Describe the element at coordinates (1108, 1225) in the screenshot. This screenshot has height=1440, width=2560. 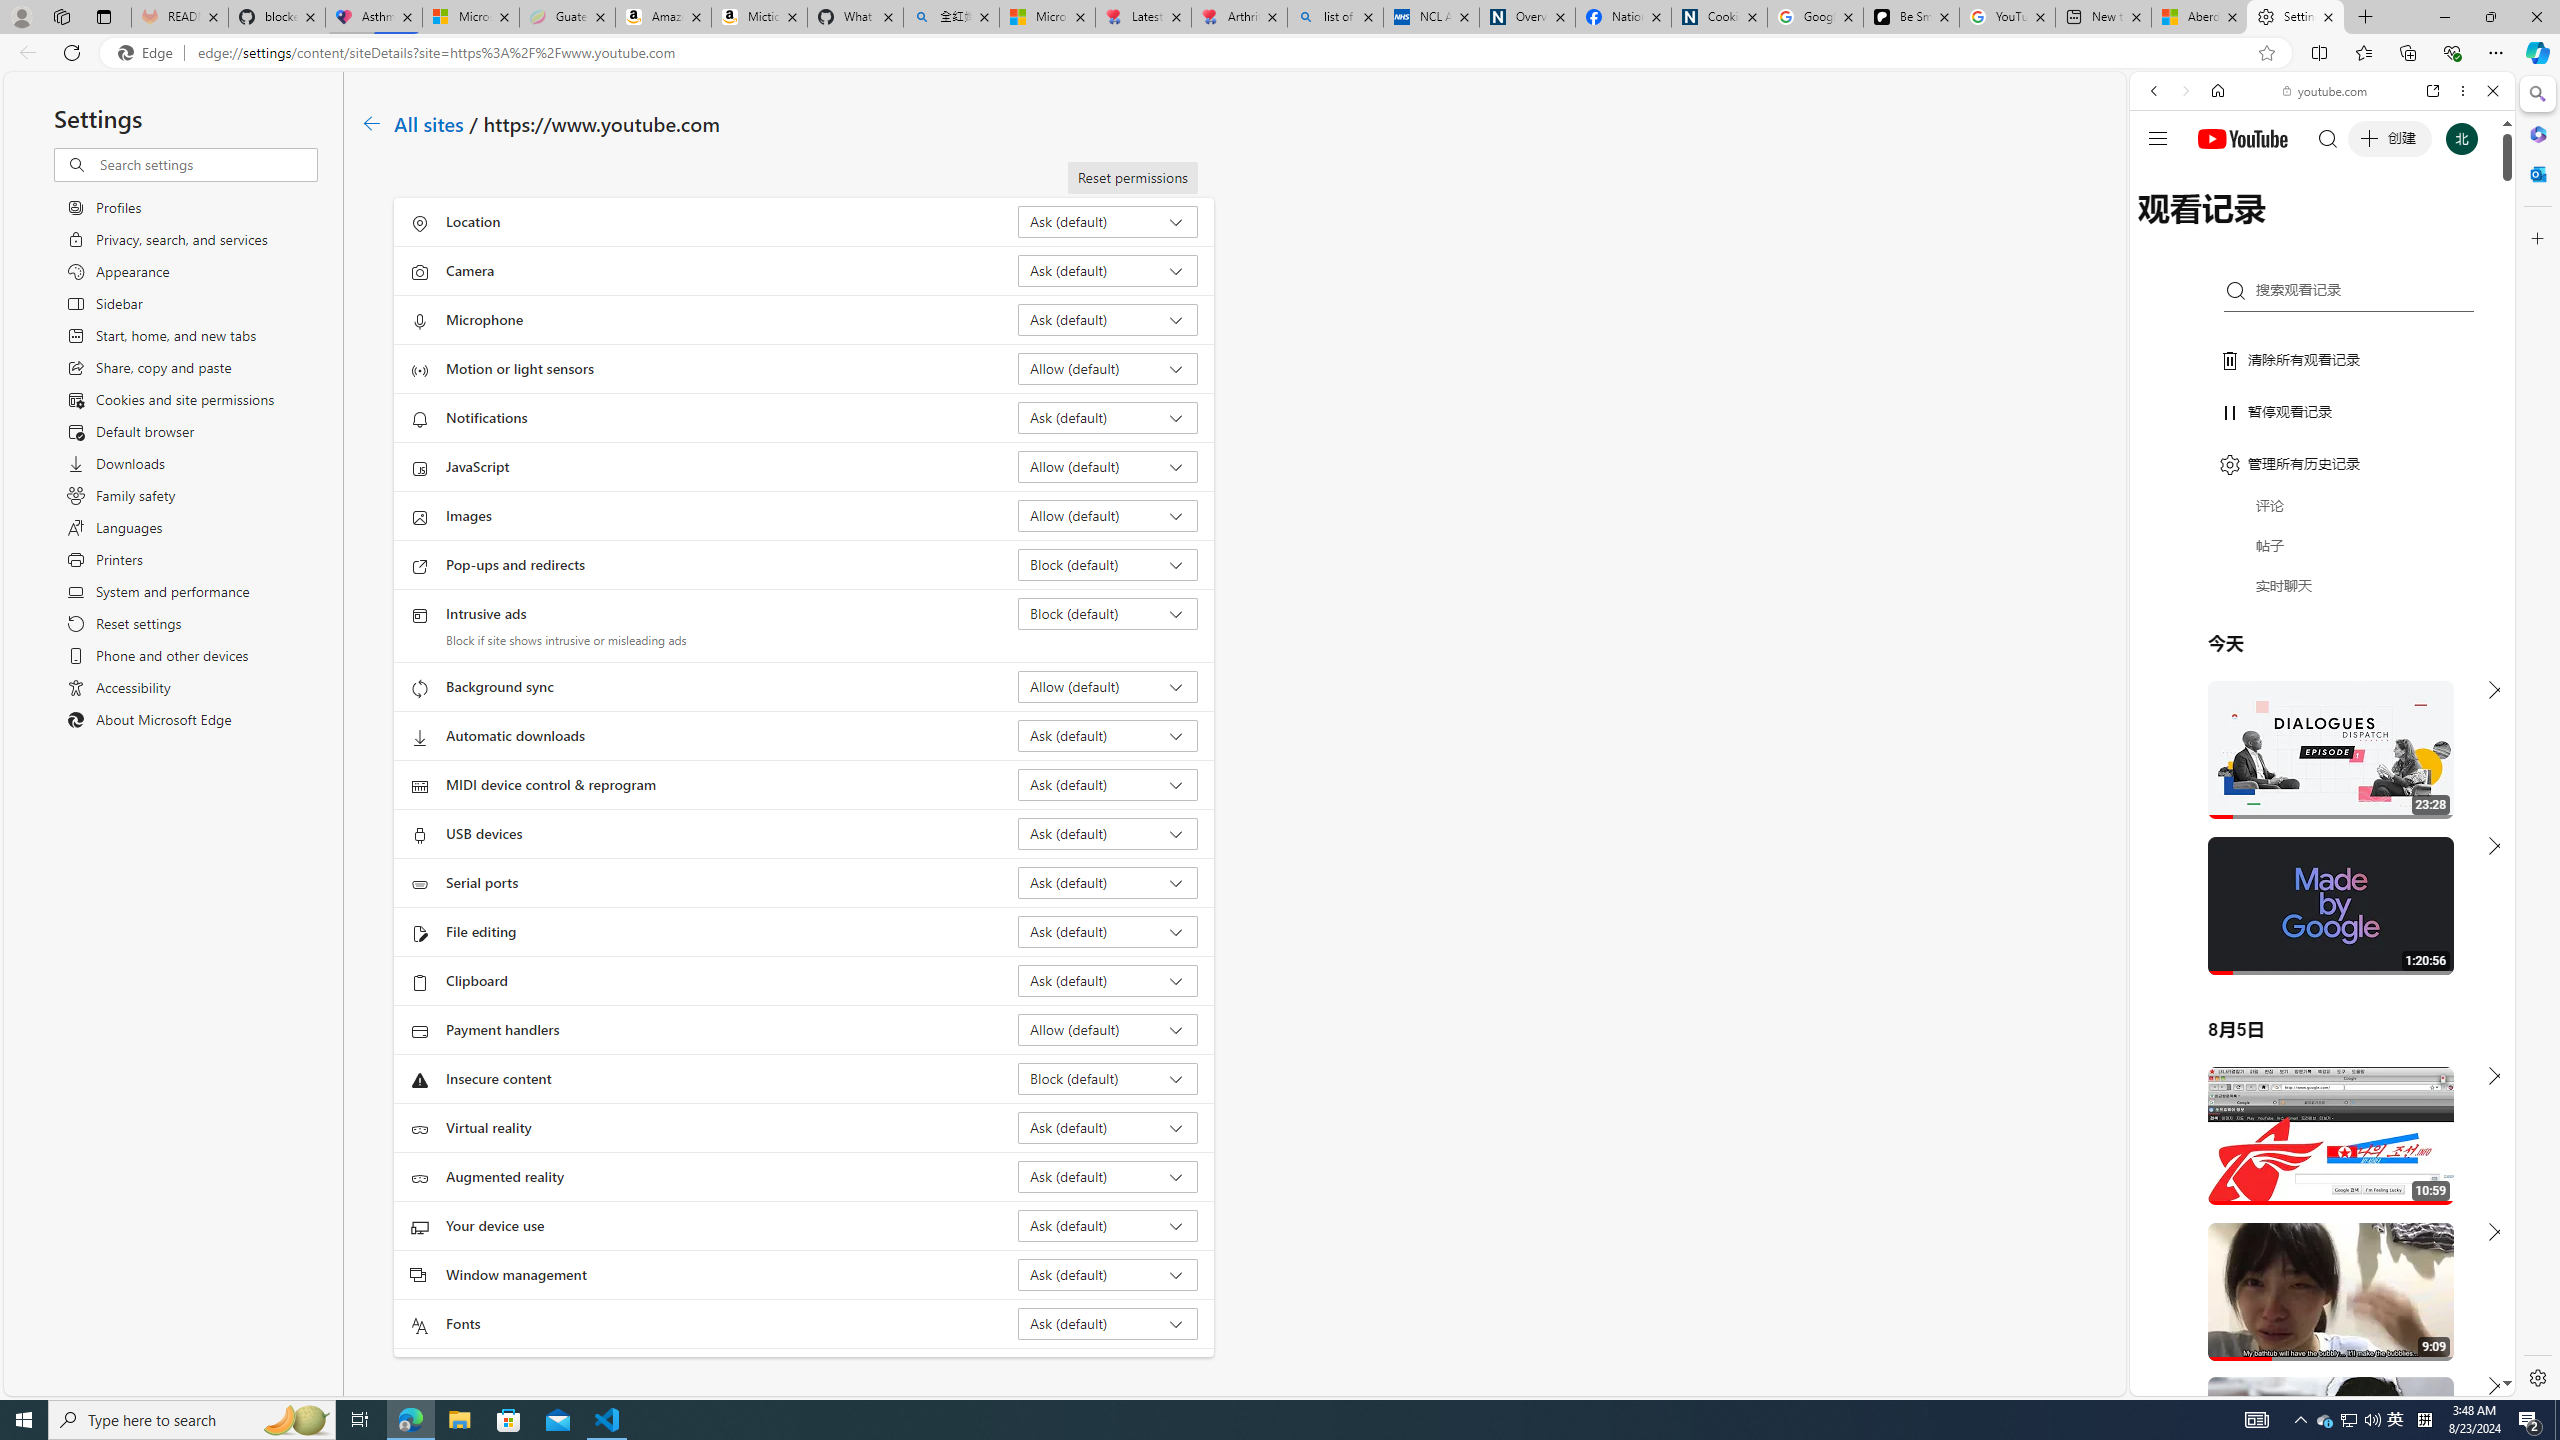
I see `'Your device use Ask (default)'` at that location.